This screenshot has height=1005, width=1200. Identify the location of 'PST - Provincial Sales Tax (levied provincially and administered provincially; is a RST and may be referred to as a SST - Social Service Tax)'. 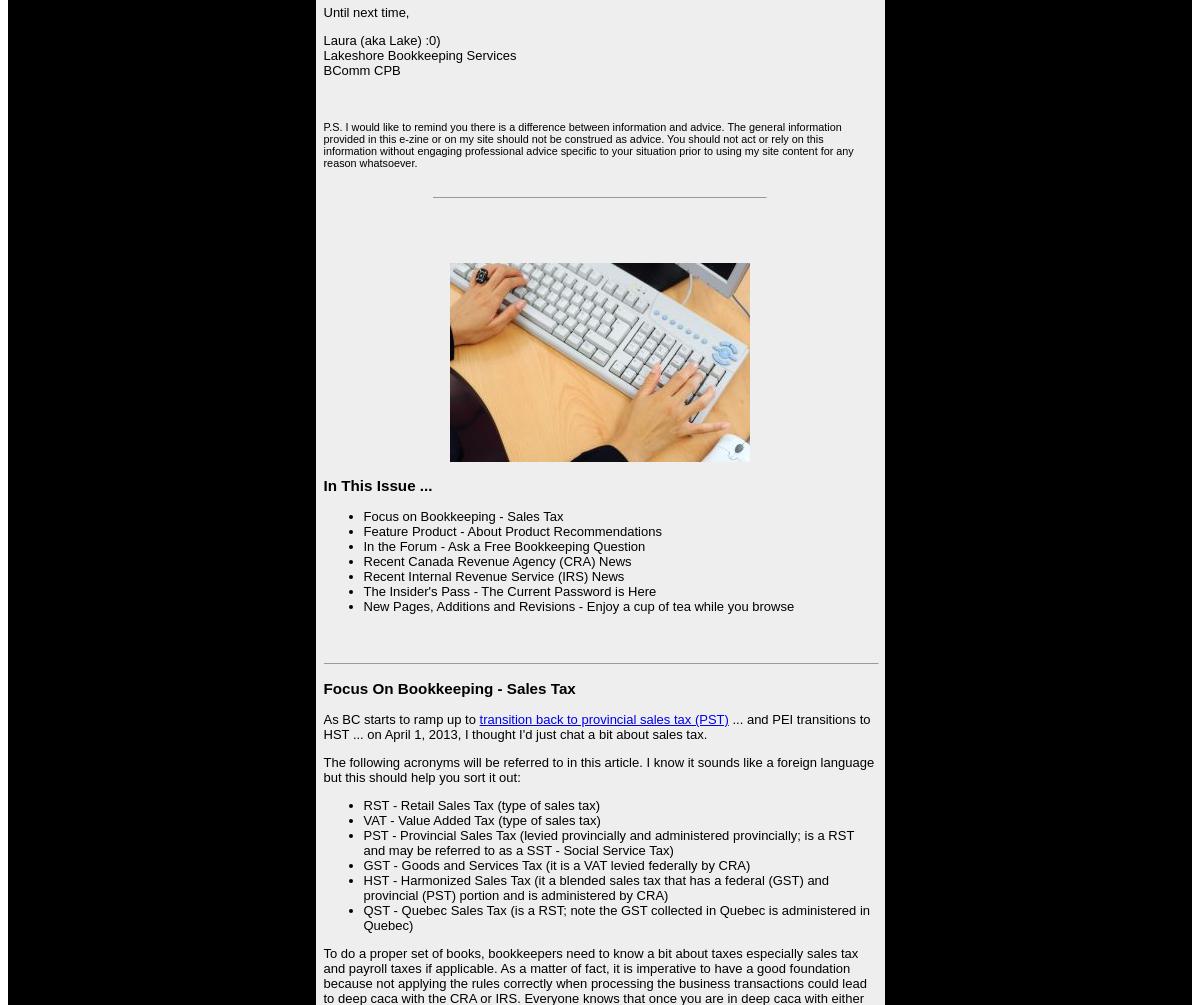
(363, 840).